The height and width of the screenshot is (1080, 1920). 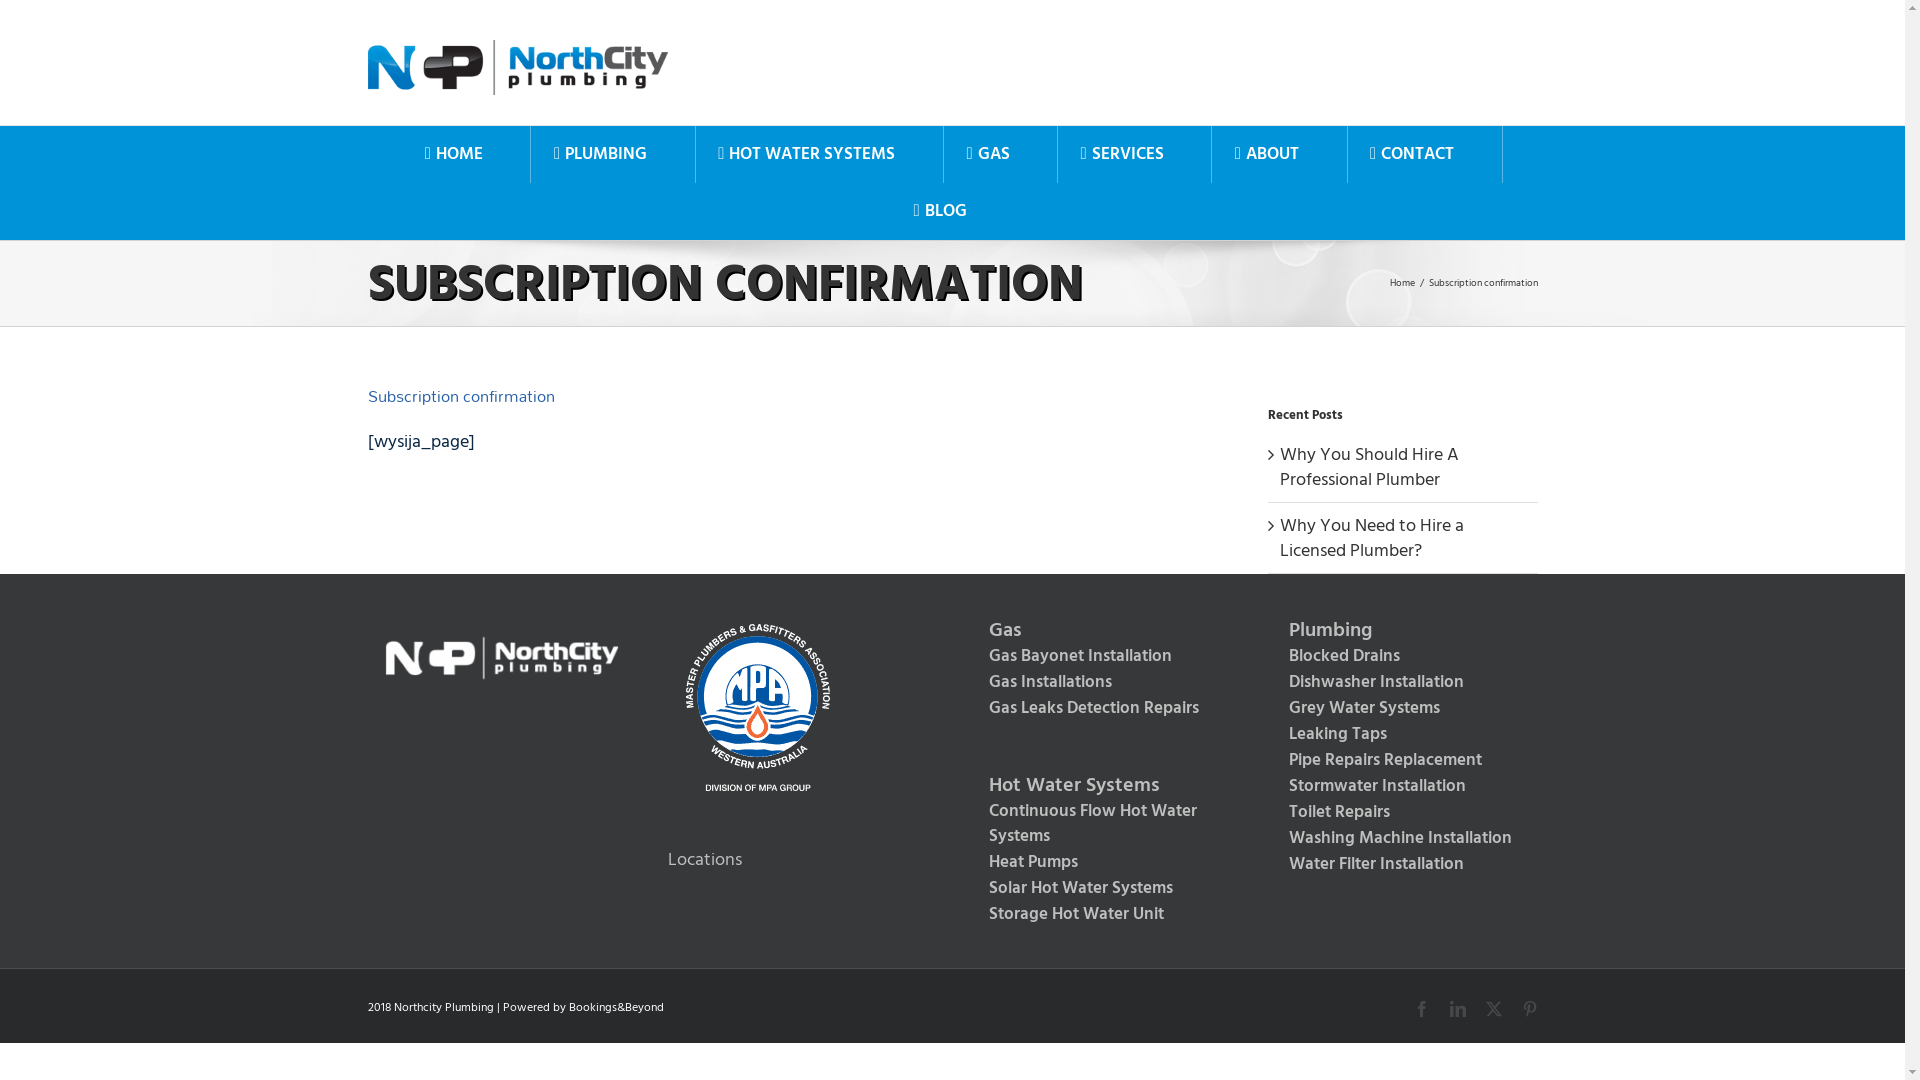 What do you see at coordinates (1267, 631) in the screenshot?
I see `'Plumbing'` at bounding box center [1267, 631].